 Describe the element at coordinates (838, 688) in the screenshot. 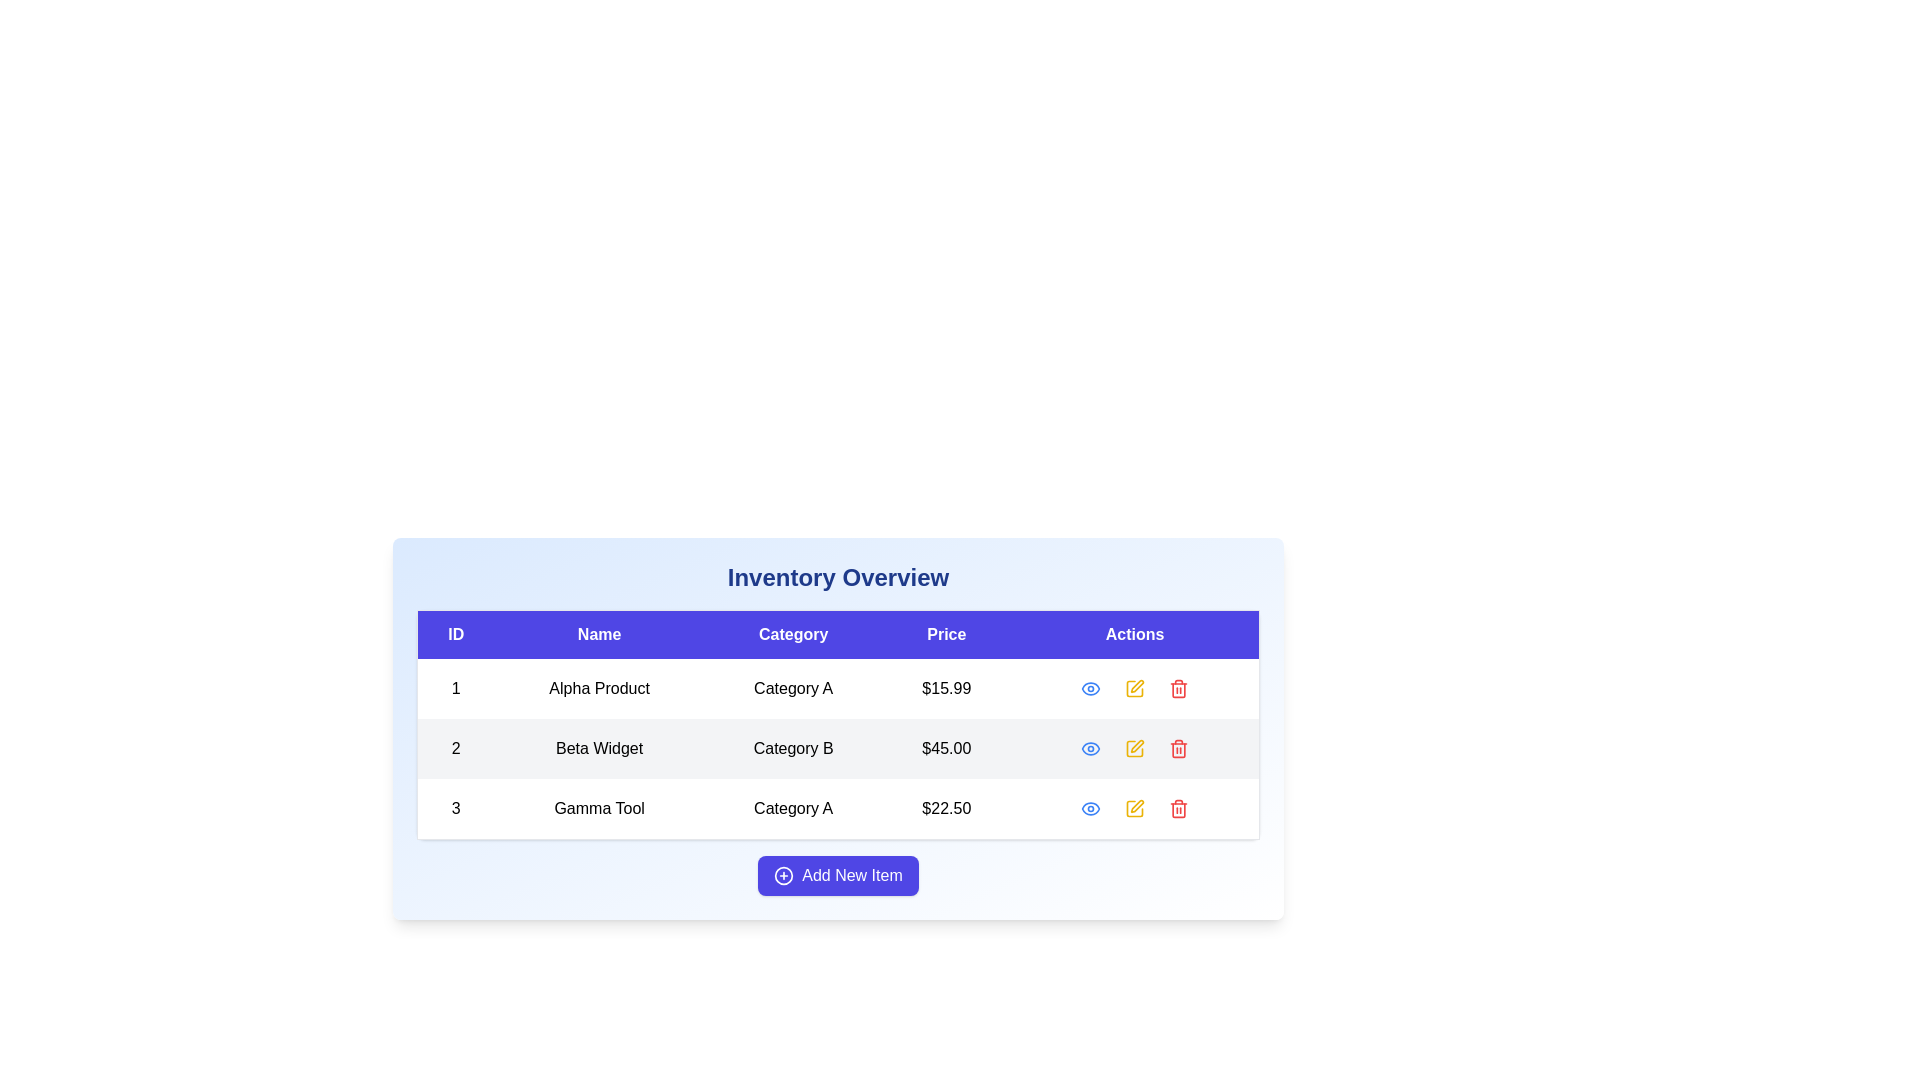

I see `the first row in the 'Inventory Overview' table displaying product ID '1', product name 'Alpha Product', category 'Category A', and price '$15.99'` at that location.